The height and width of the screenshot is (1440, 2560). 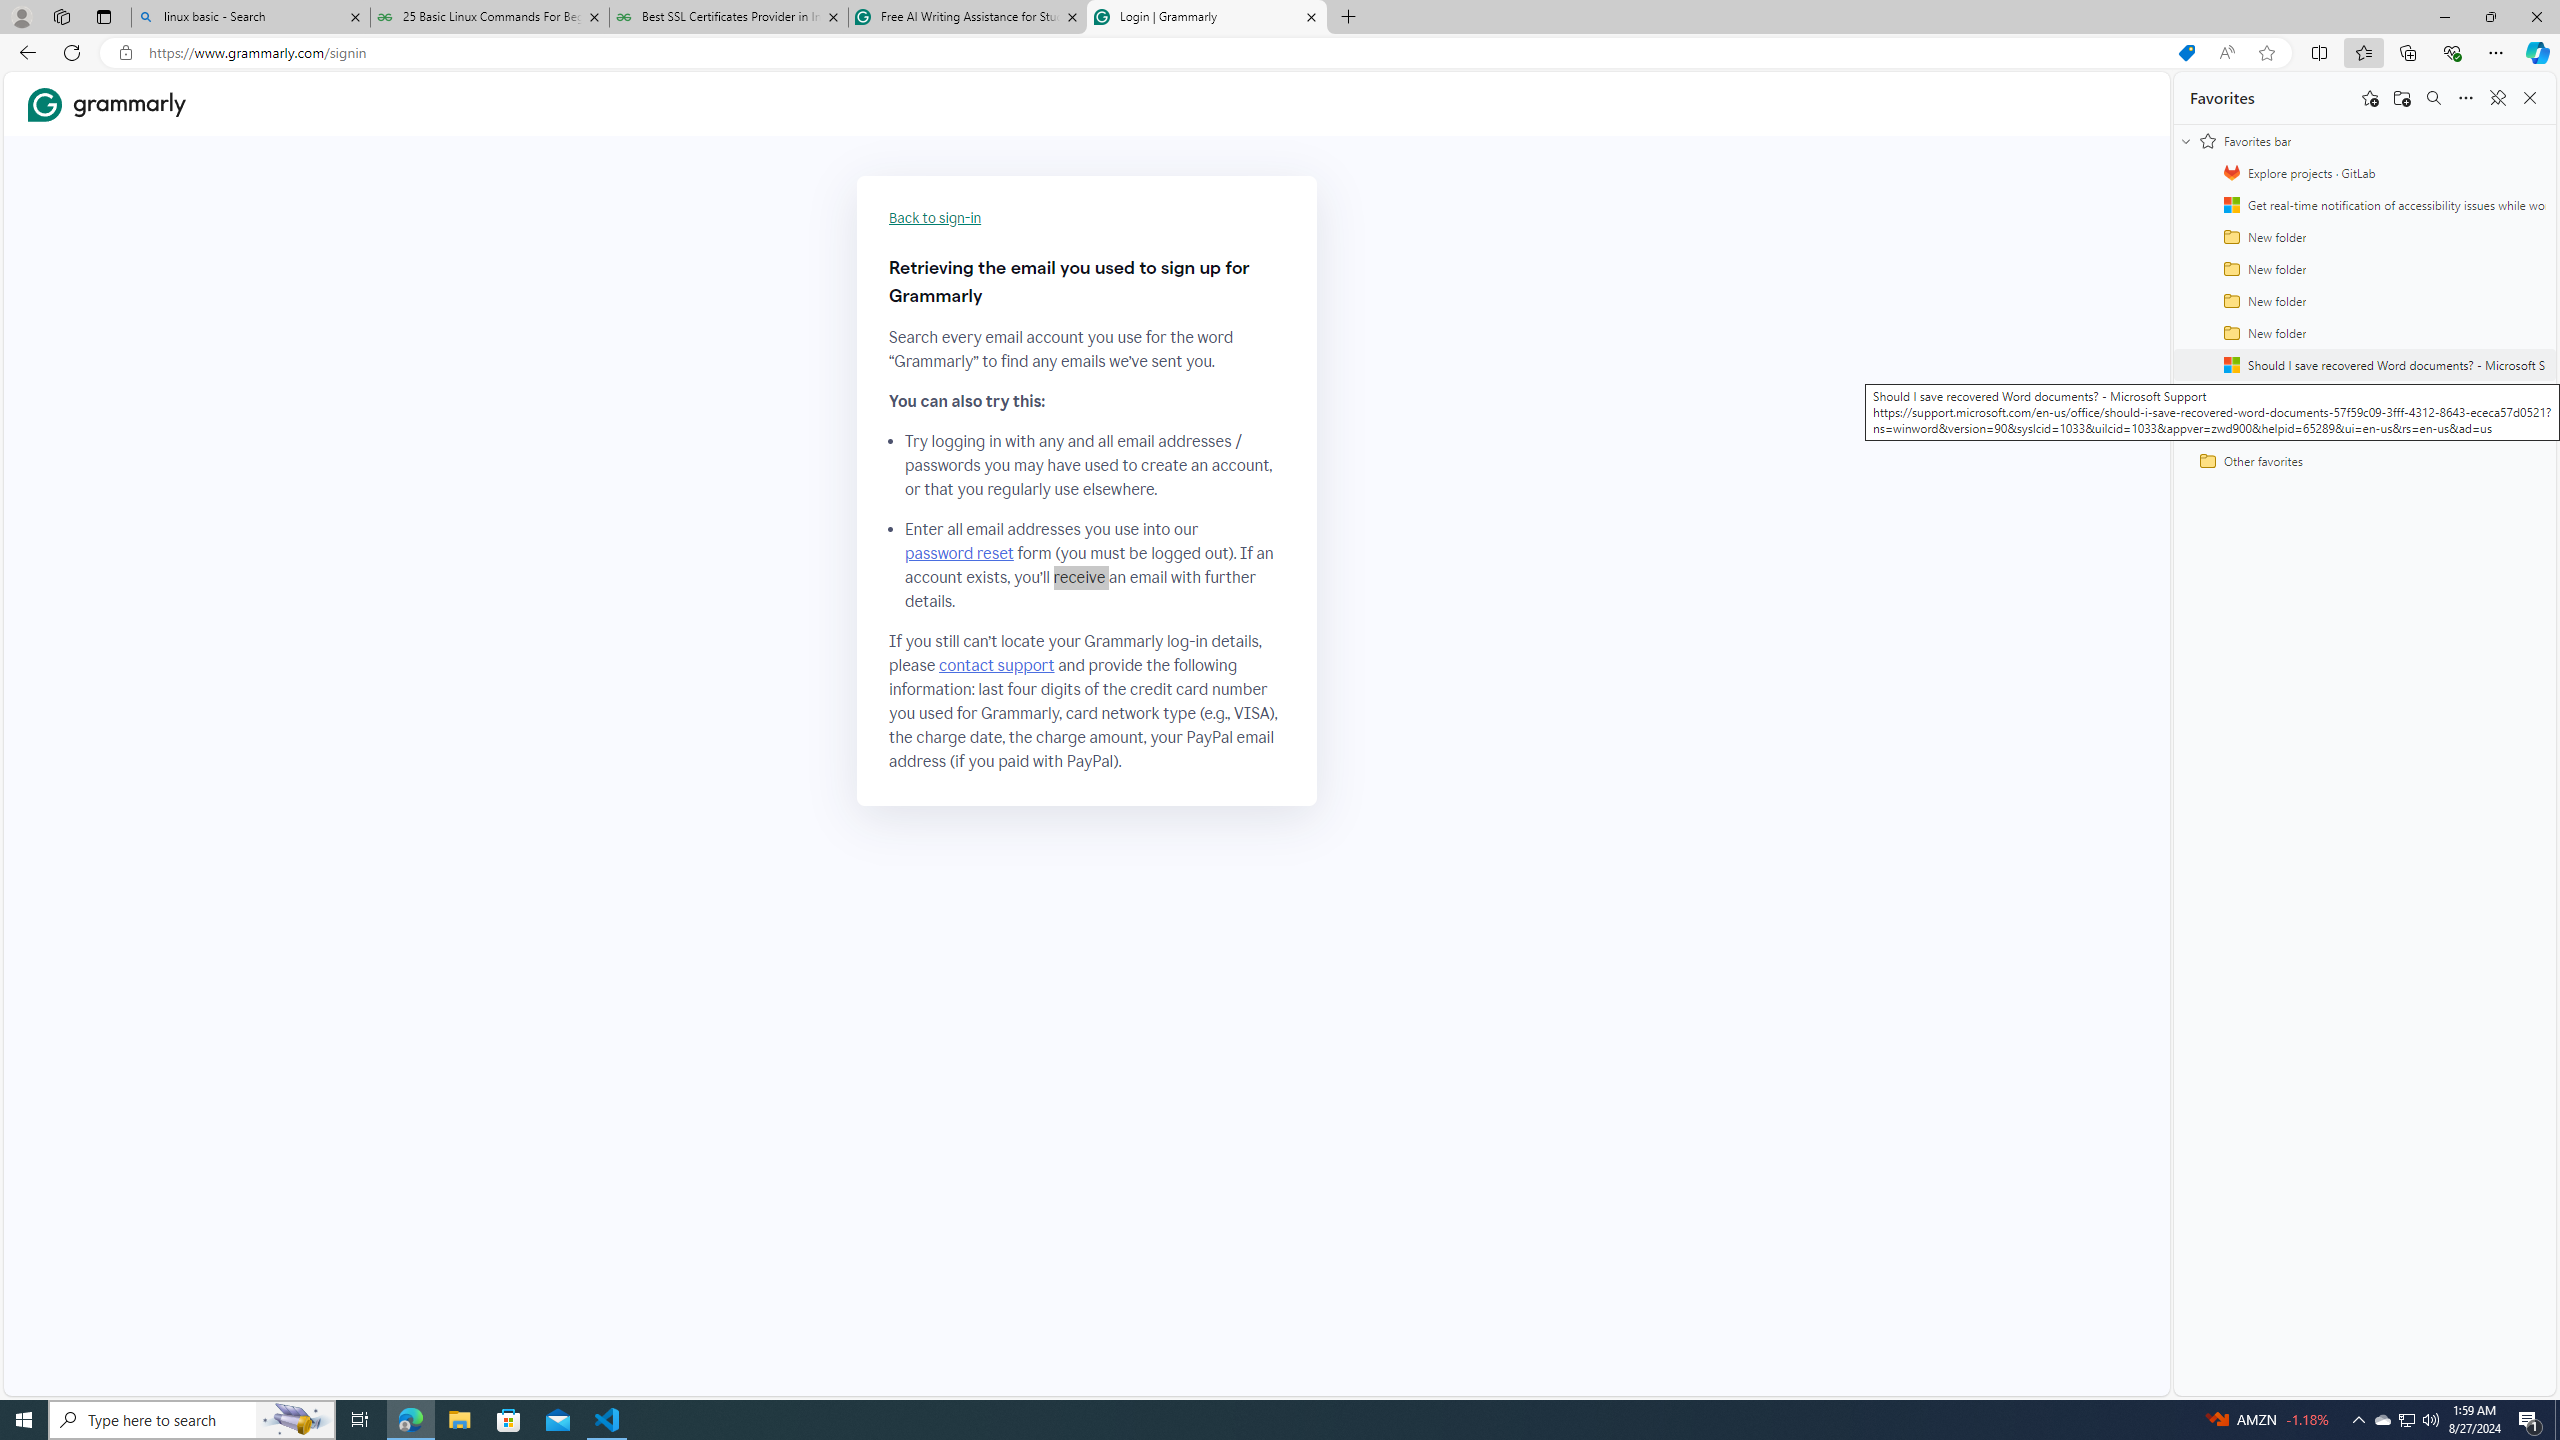 I want to click on 'contact support', so click(x=996, y=666).